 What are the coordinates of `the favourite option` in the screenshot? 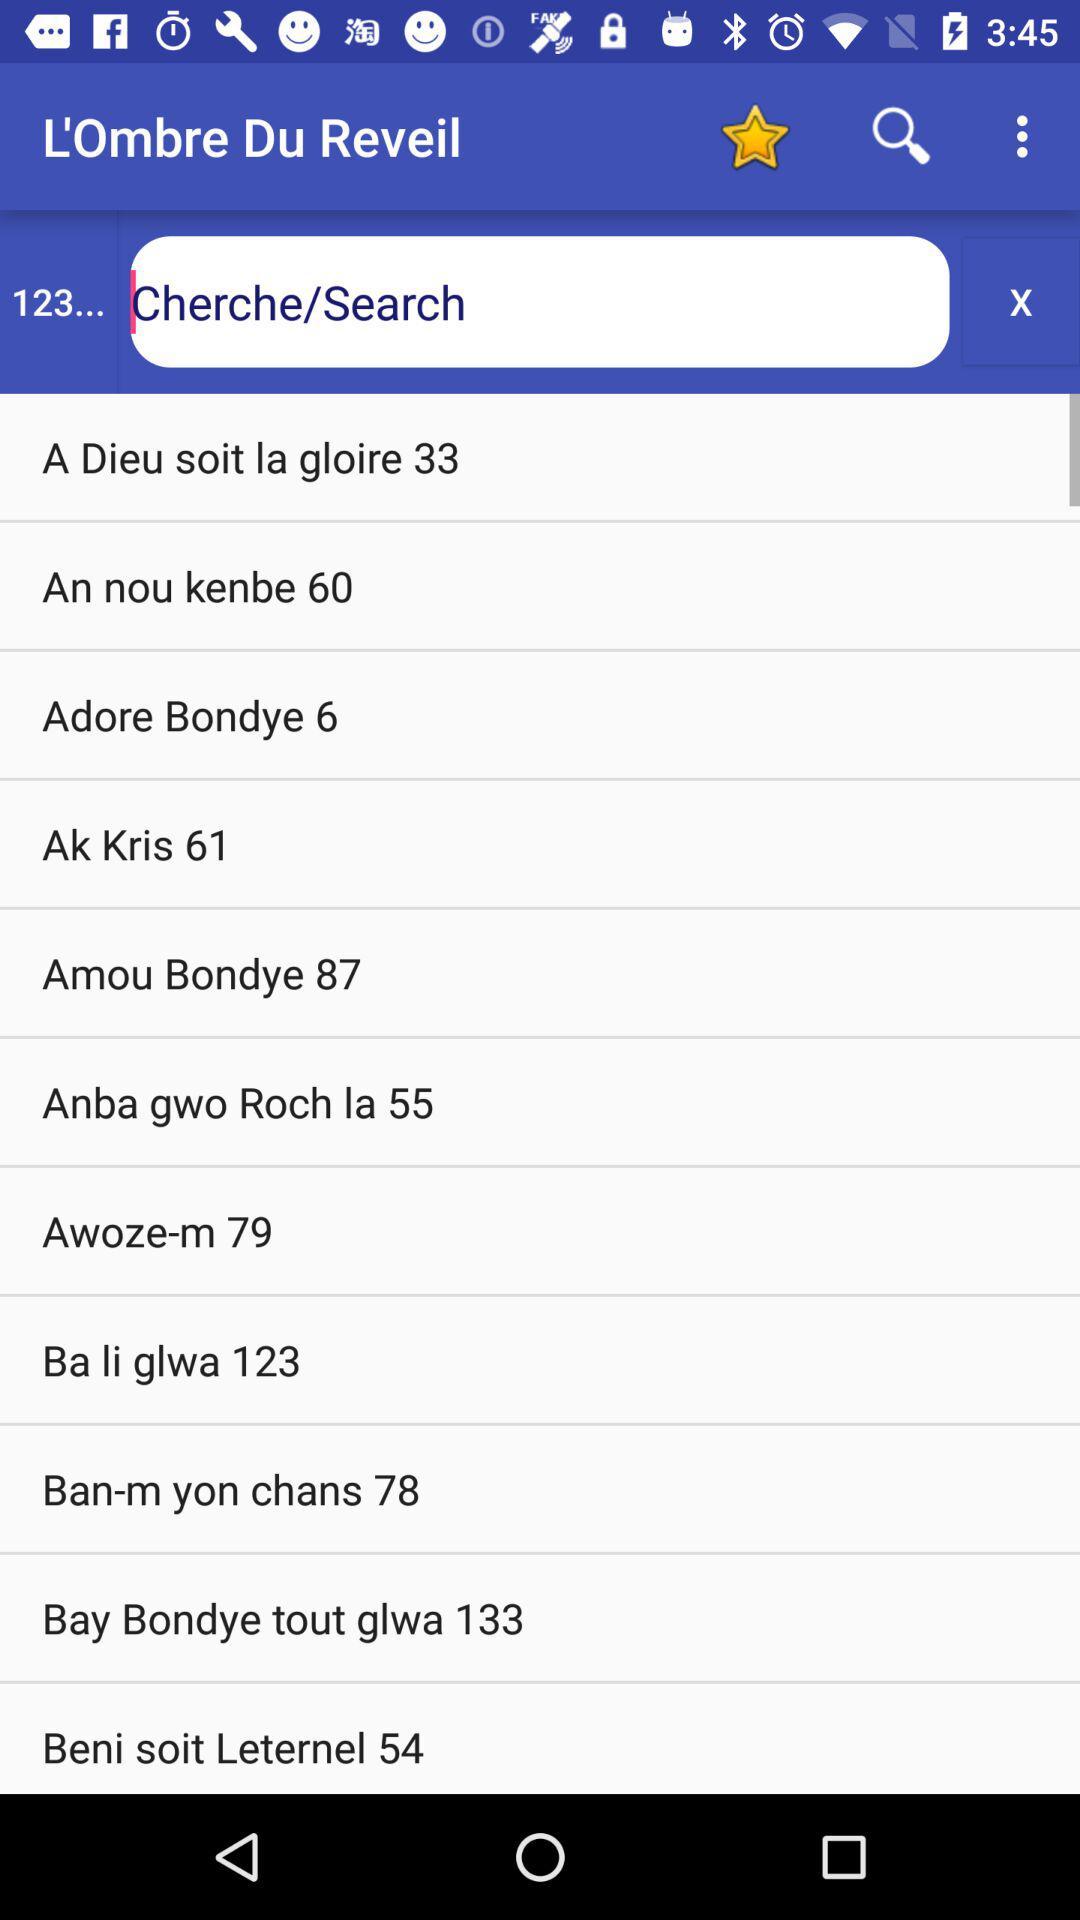 It's located at (754, 135).